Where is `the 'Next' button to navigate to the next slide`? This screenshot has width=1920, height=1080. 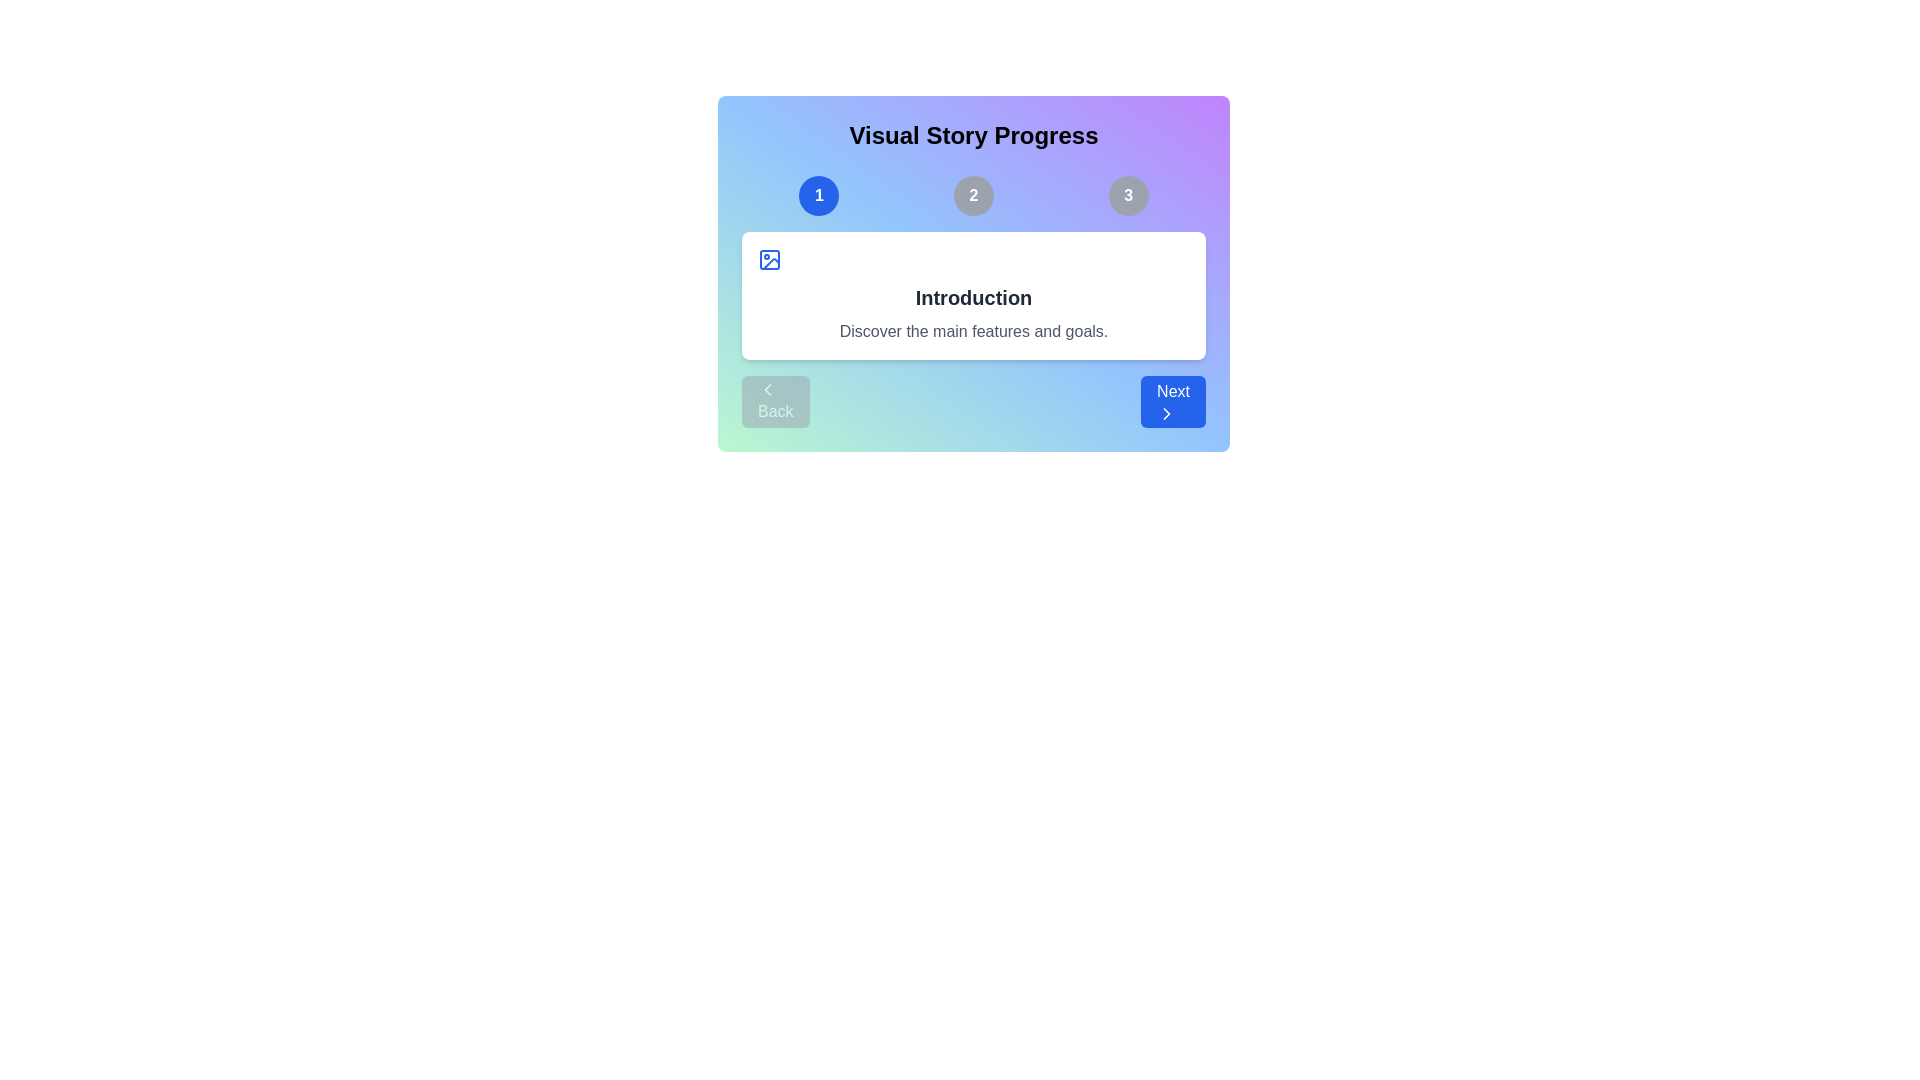
the 'Next' button to navigate to the next slide is located at coordinates (1172, 401).